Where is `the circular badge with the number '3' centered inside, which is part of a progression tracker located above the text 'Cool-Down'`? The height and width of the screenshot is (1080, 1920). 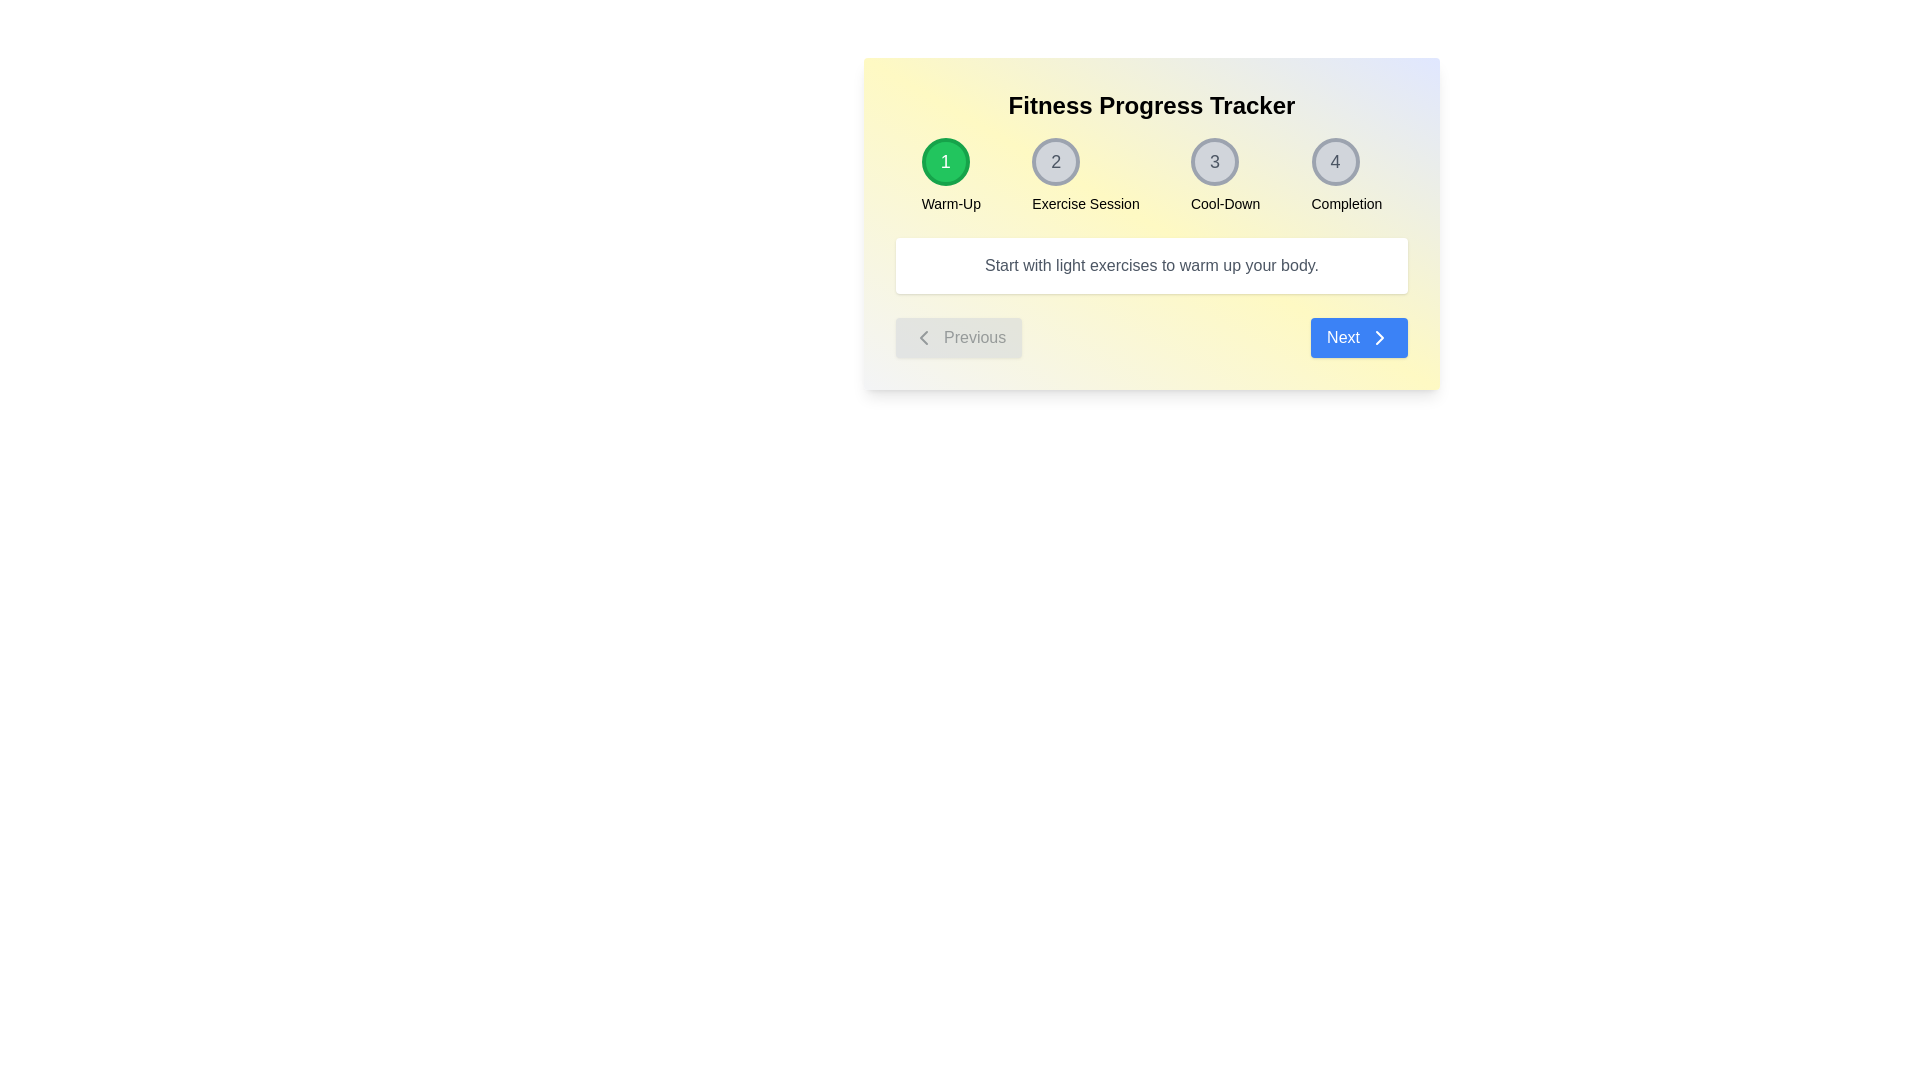
the circular badge with the number '3' centered inside, which is part of a progression tracker located above the text 'Cool-Down' is located at coordinates (1213, 161).